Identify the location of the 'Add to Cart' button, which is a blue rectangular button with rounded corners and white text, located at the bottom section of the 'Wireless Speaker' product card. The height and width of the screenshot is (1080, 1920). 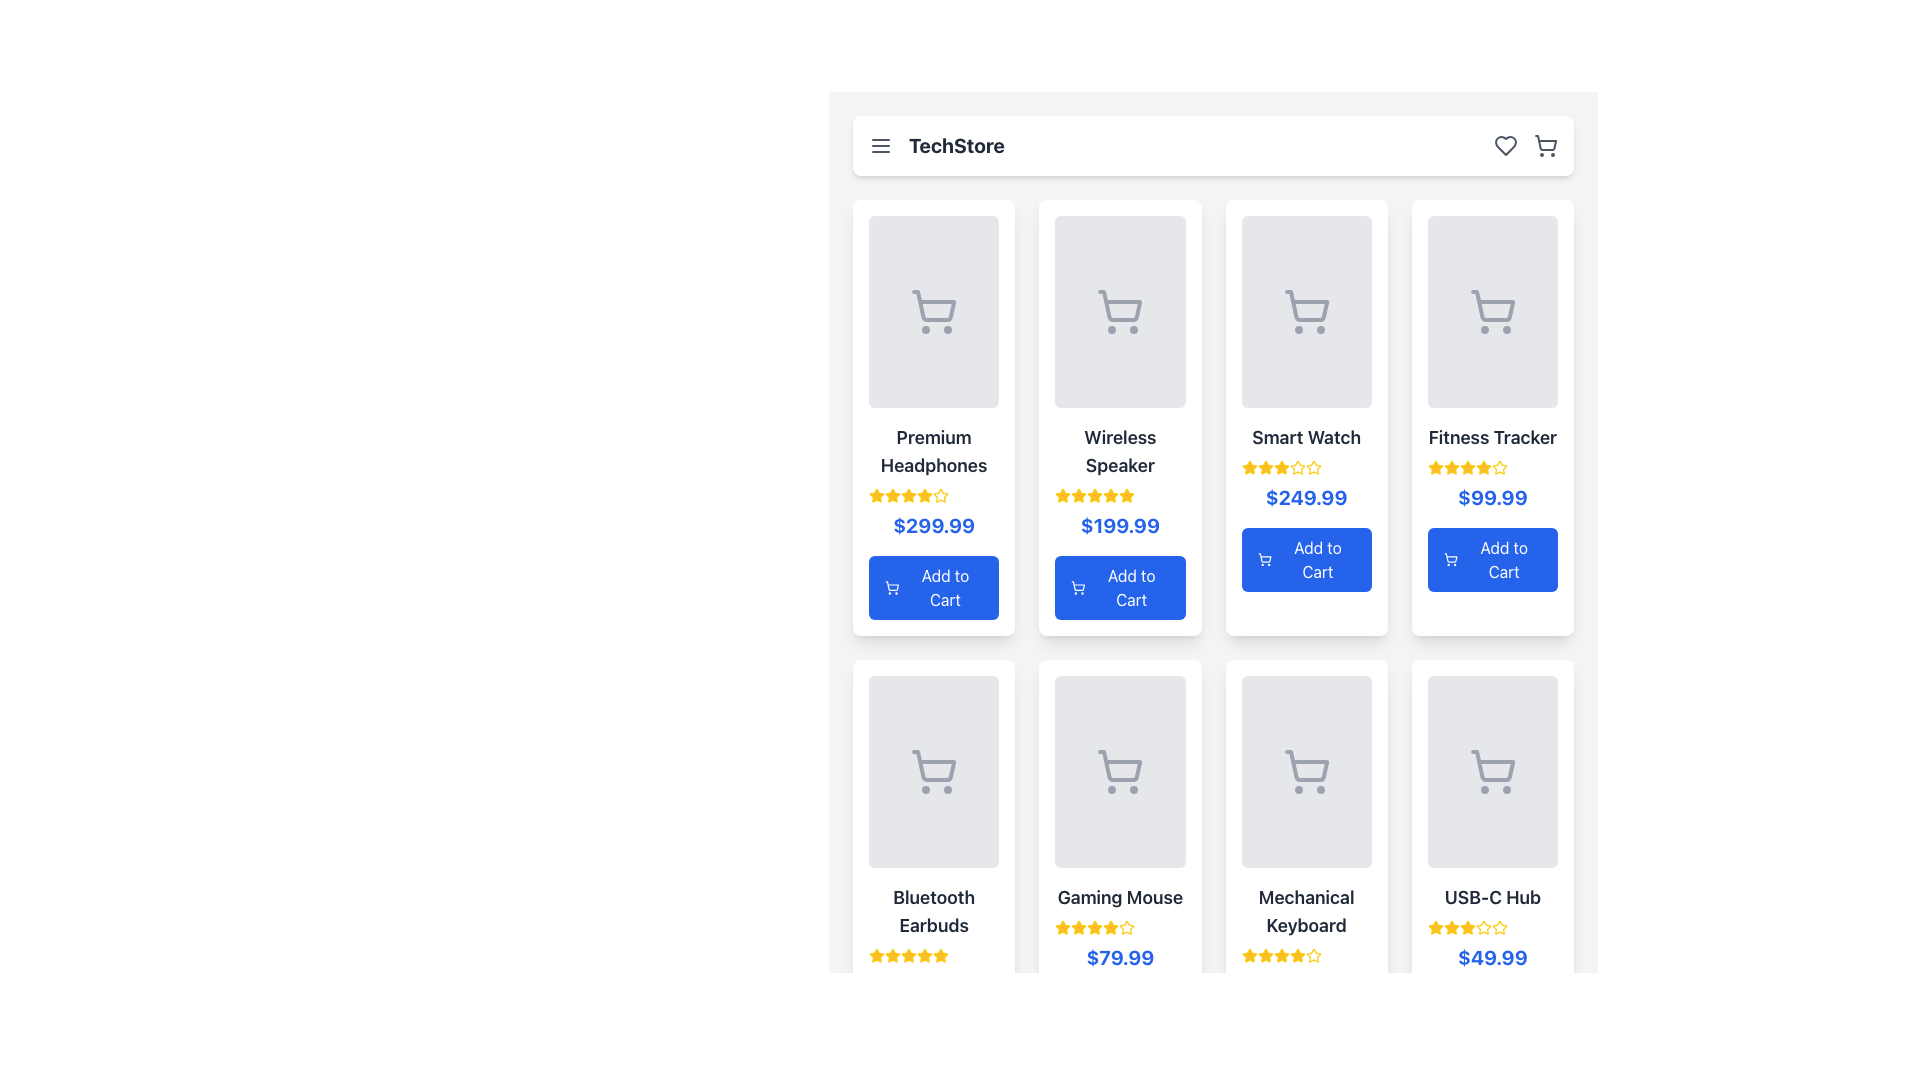
(1120, 586).